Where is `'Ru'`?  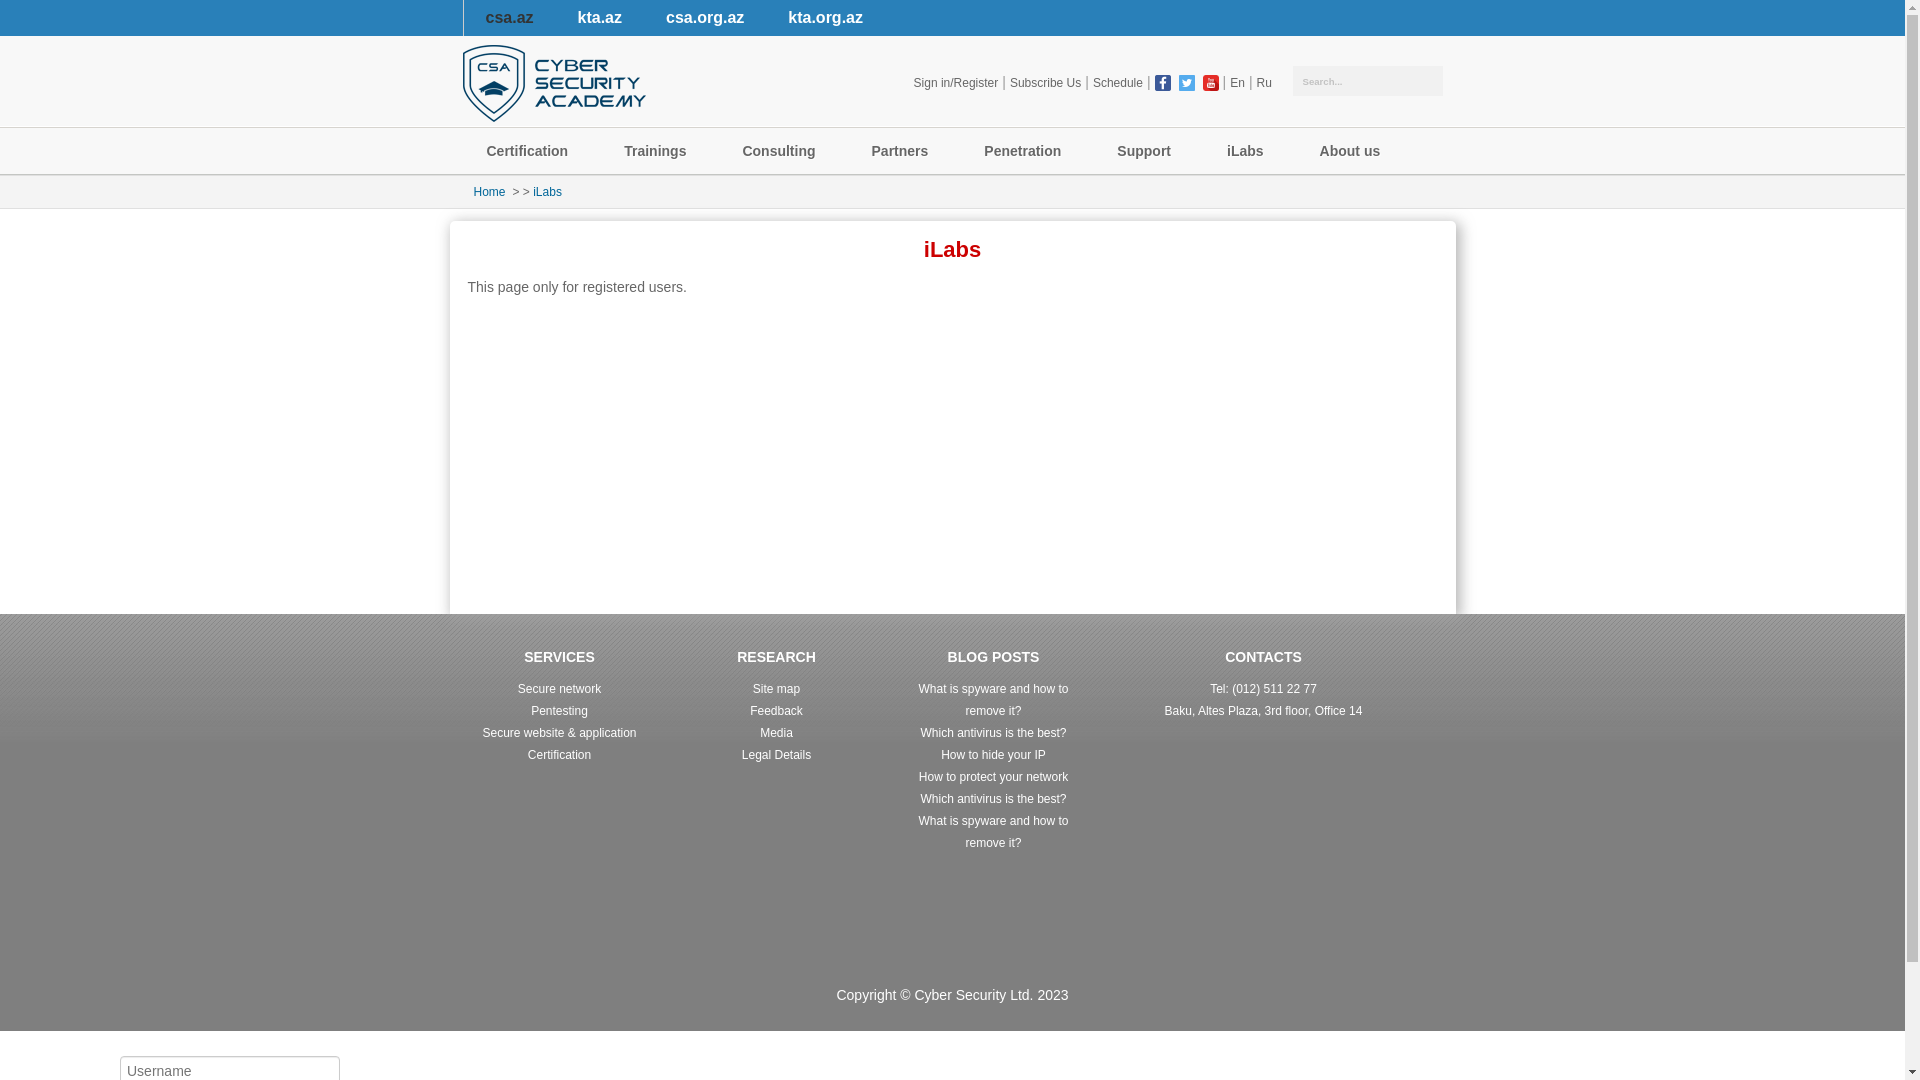
'Ru' is located at coordinates (1263, 82).